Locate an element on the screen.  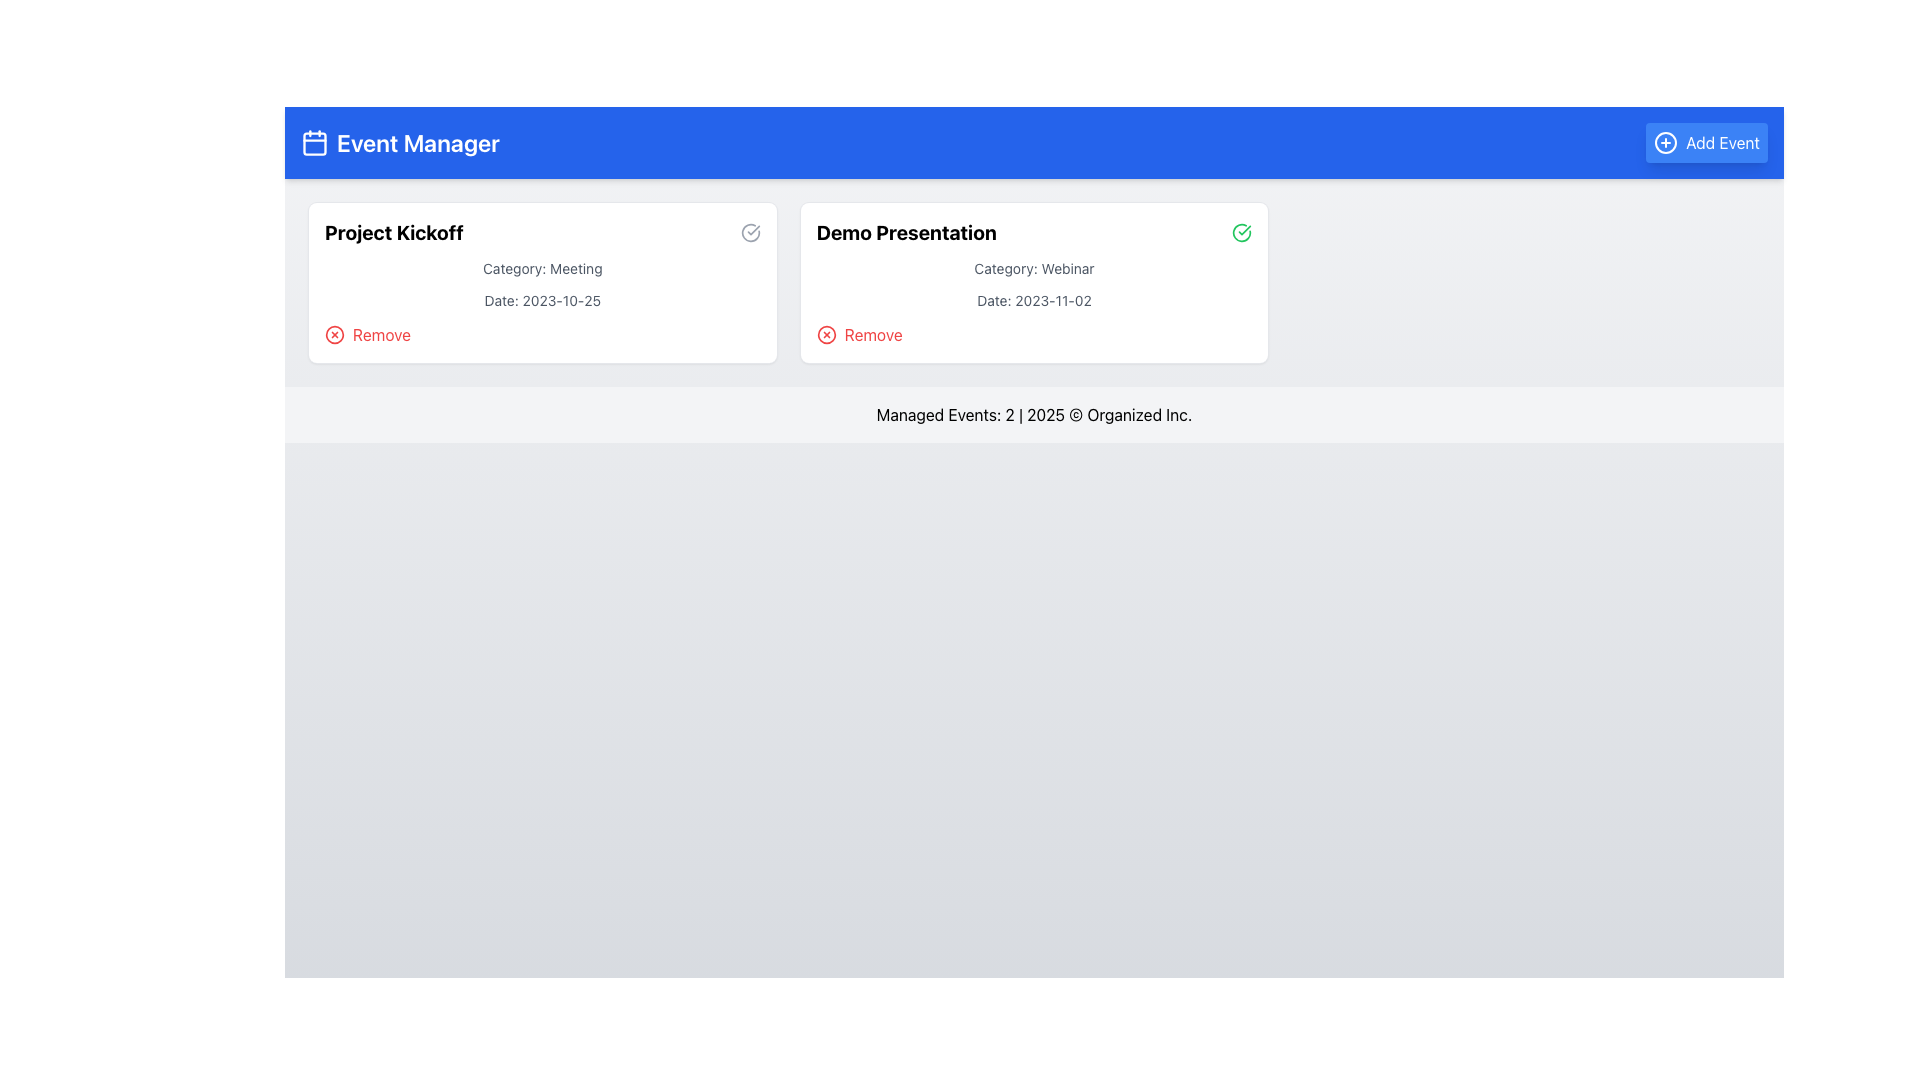
the circular remove icon located at the upper-right corner of the 'Demo Presentation' card is located at coordinates (826, 334).